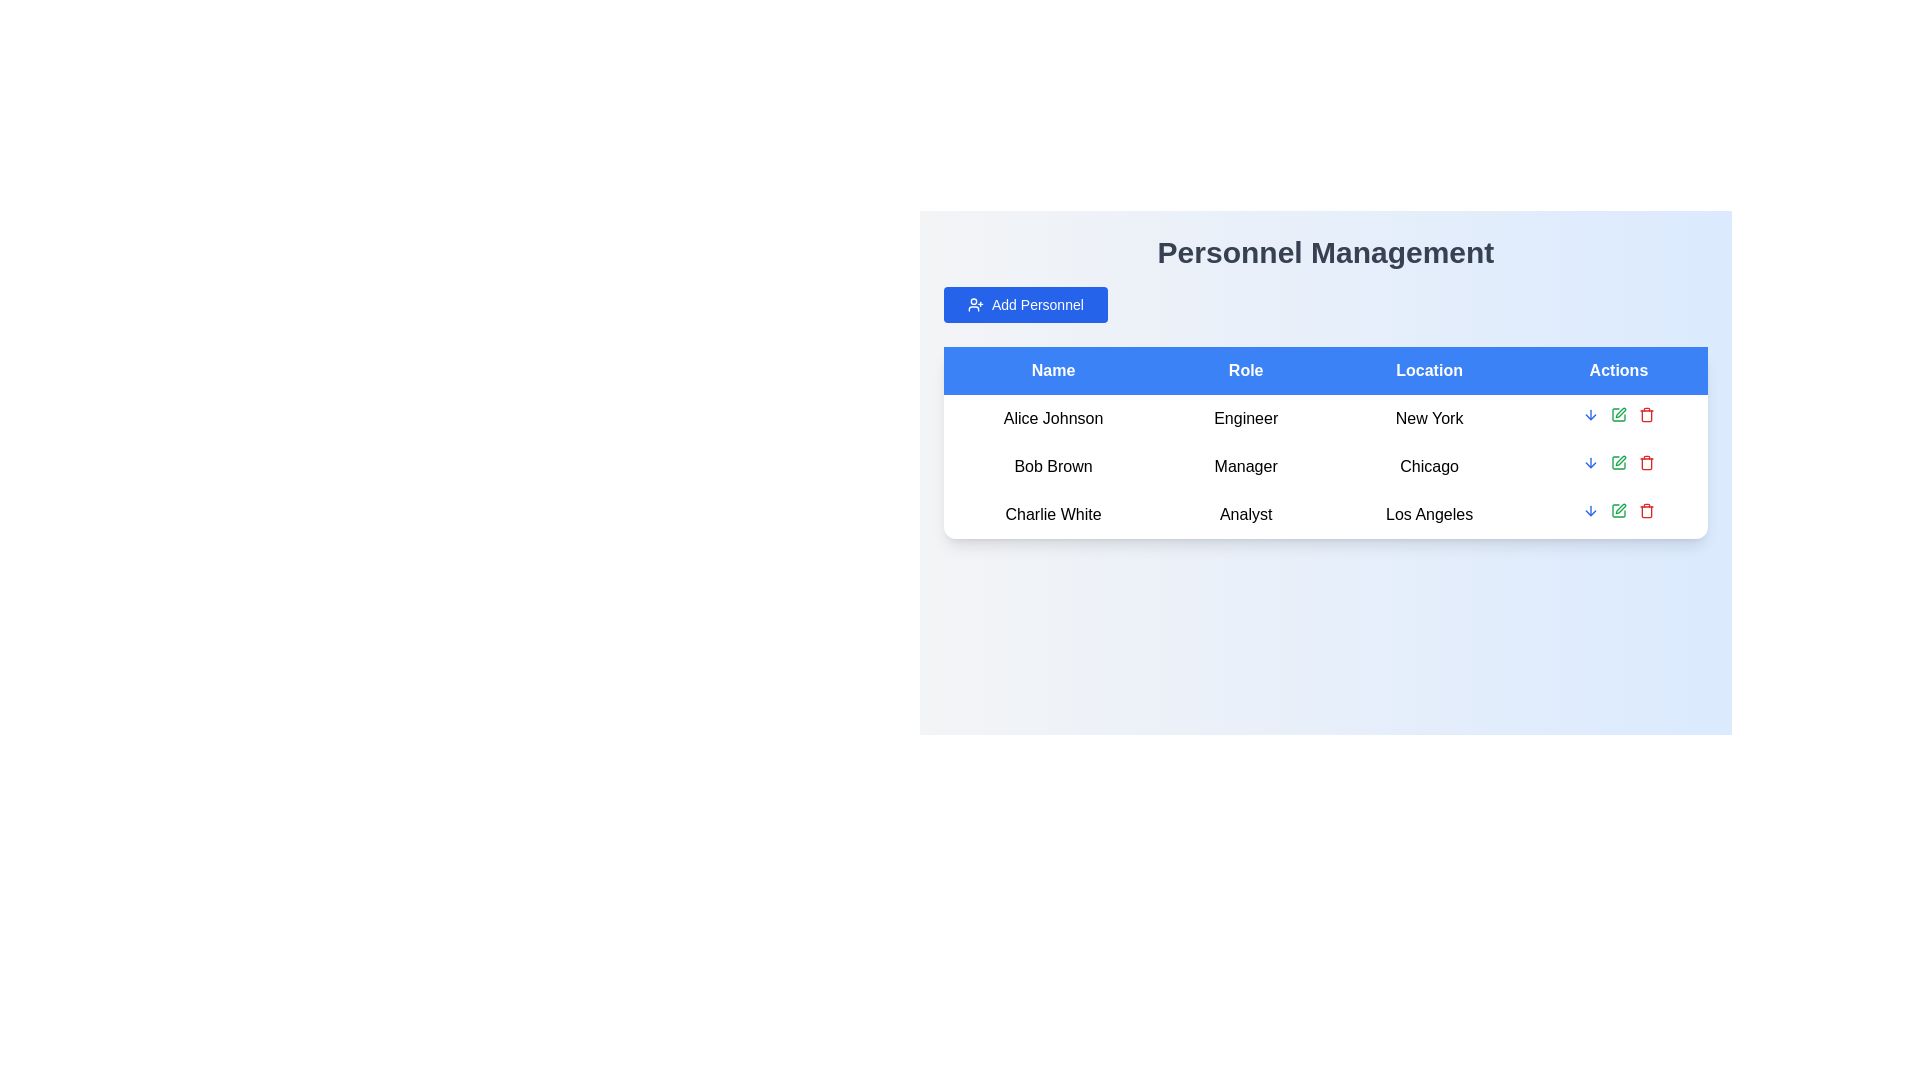  What do you see at coordinates (1325, 466) in the screenshot?
I see `the cells in the table row displaying information about the individual named 'Bob Brown', located in the second row under 'Personnel Management'` at bounding box center [1325, 466].